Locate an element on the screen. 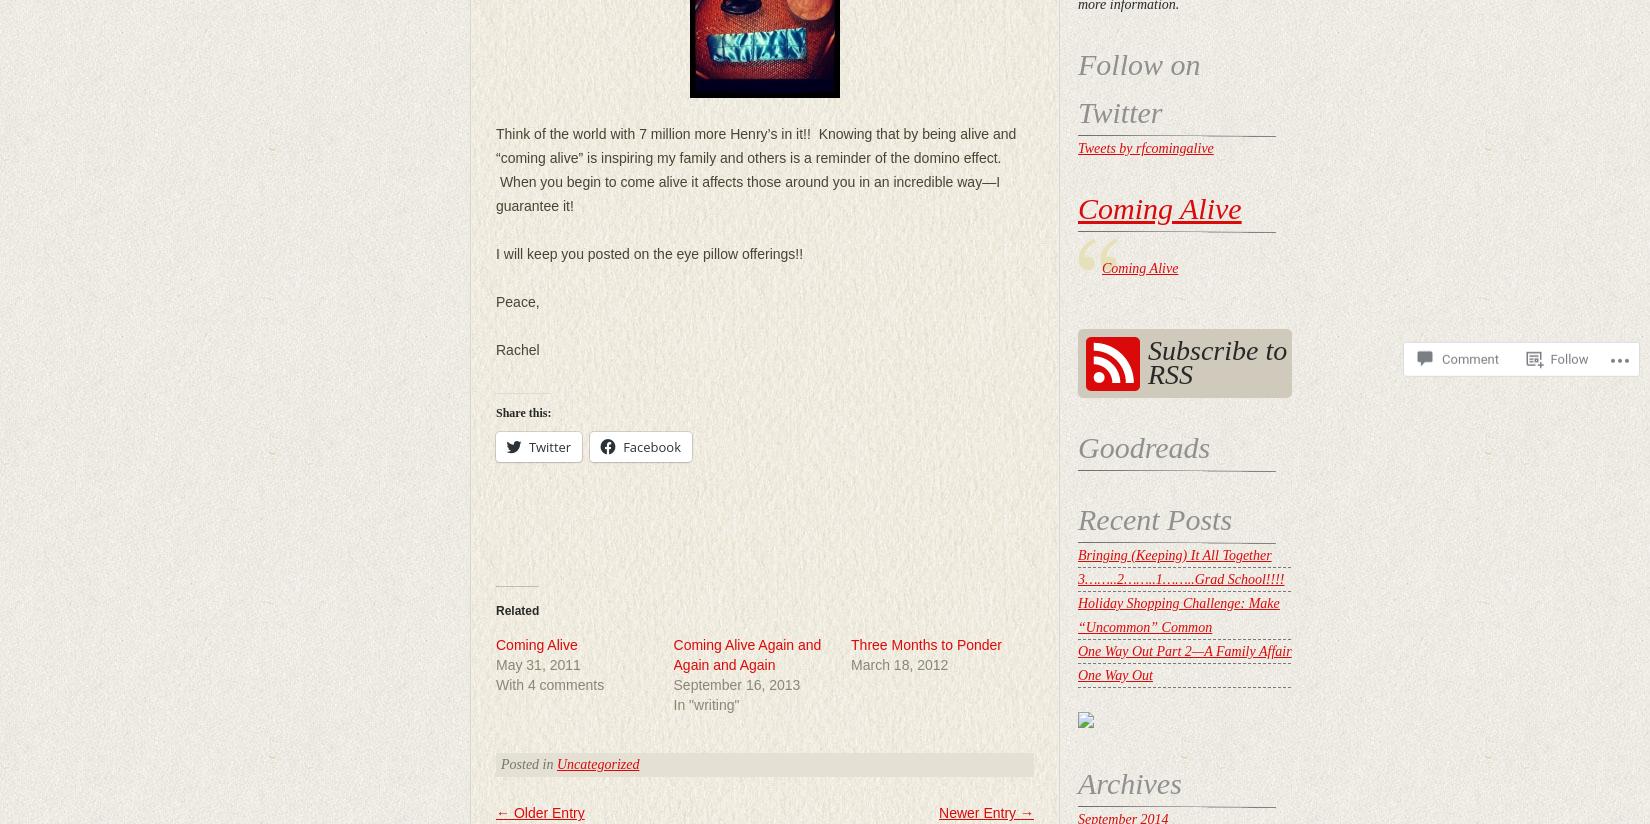 This screenshot has height=824, width=1650. 'Bringing (Keeping) It All Together' is located at coordinates (1174, 554).